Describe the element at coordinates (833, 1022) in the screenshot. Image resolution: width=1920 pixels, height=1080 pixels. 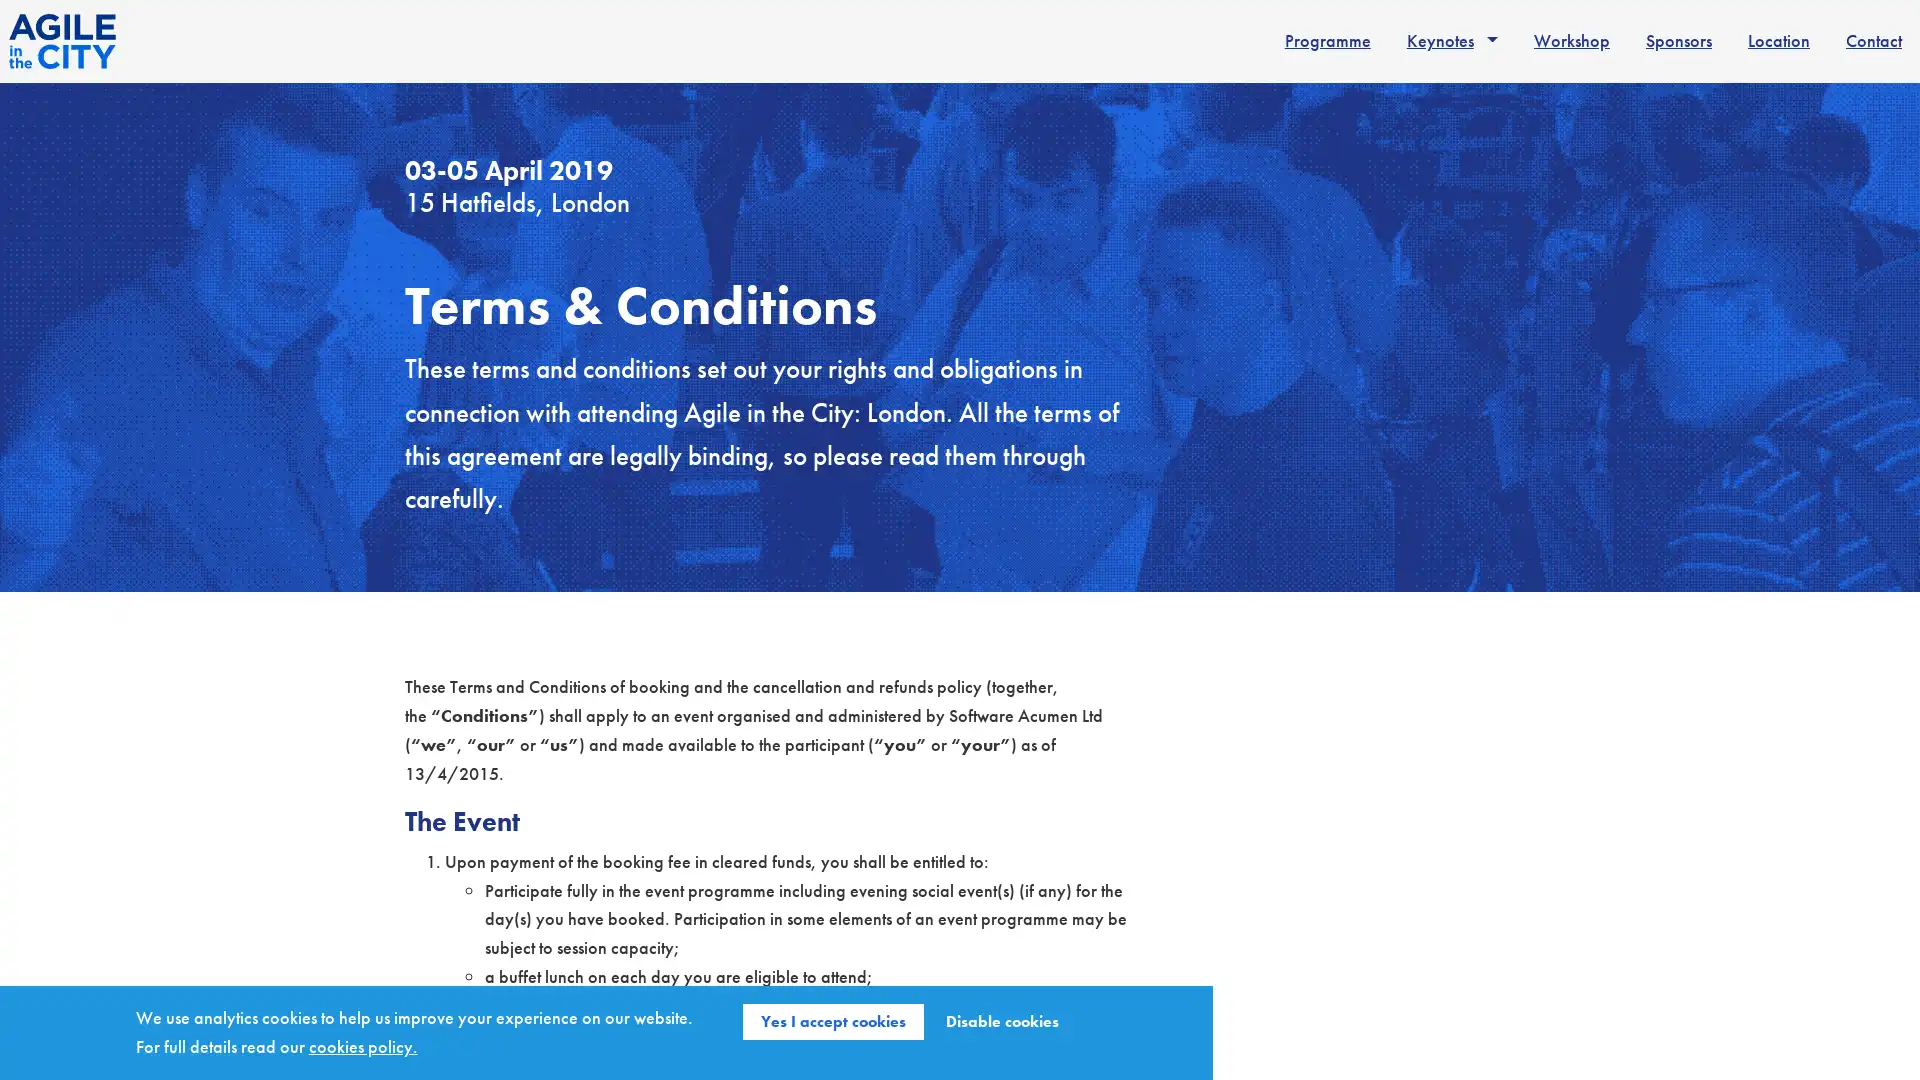
I see `Yes I accept cookies` at that location.